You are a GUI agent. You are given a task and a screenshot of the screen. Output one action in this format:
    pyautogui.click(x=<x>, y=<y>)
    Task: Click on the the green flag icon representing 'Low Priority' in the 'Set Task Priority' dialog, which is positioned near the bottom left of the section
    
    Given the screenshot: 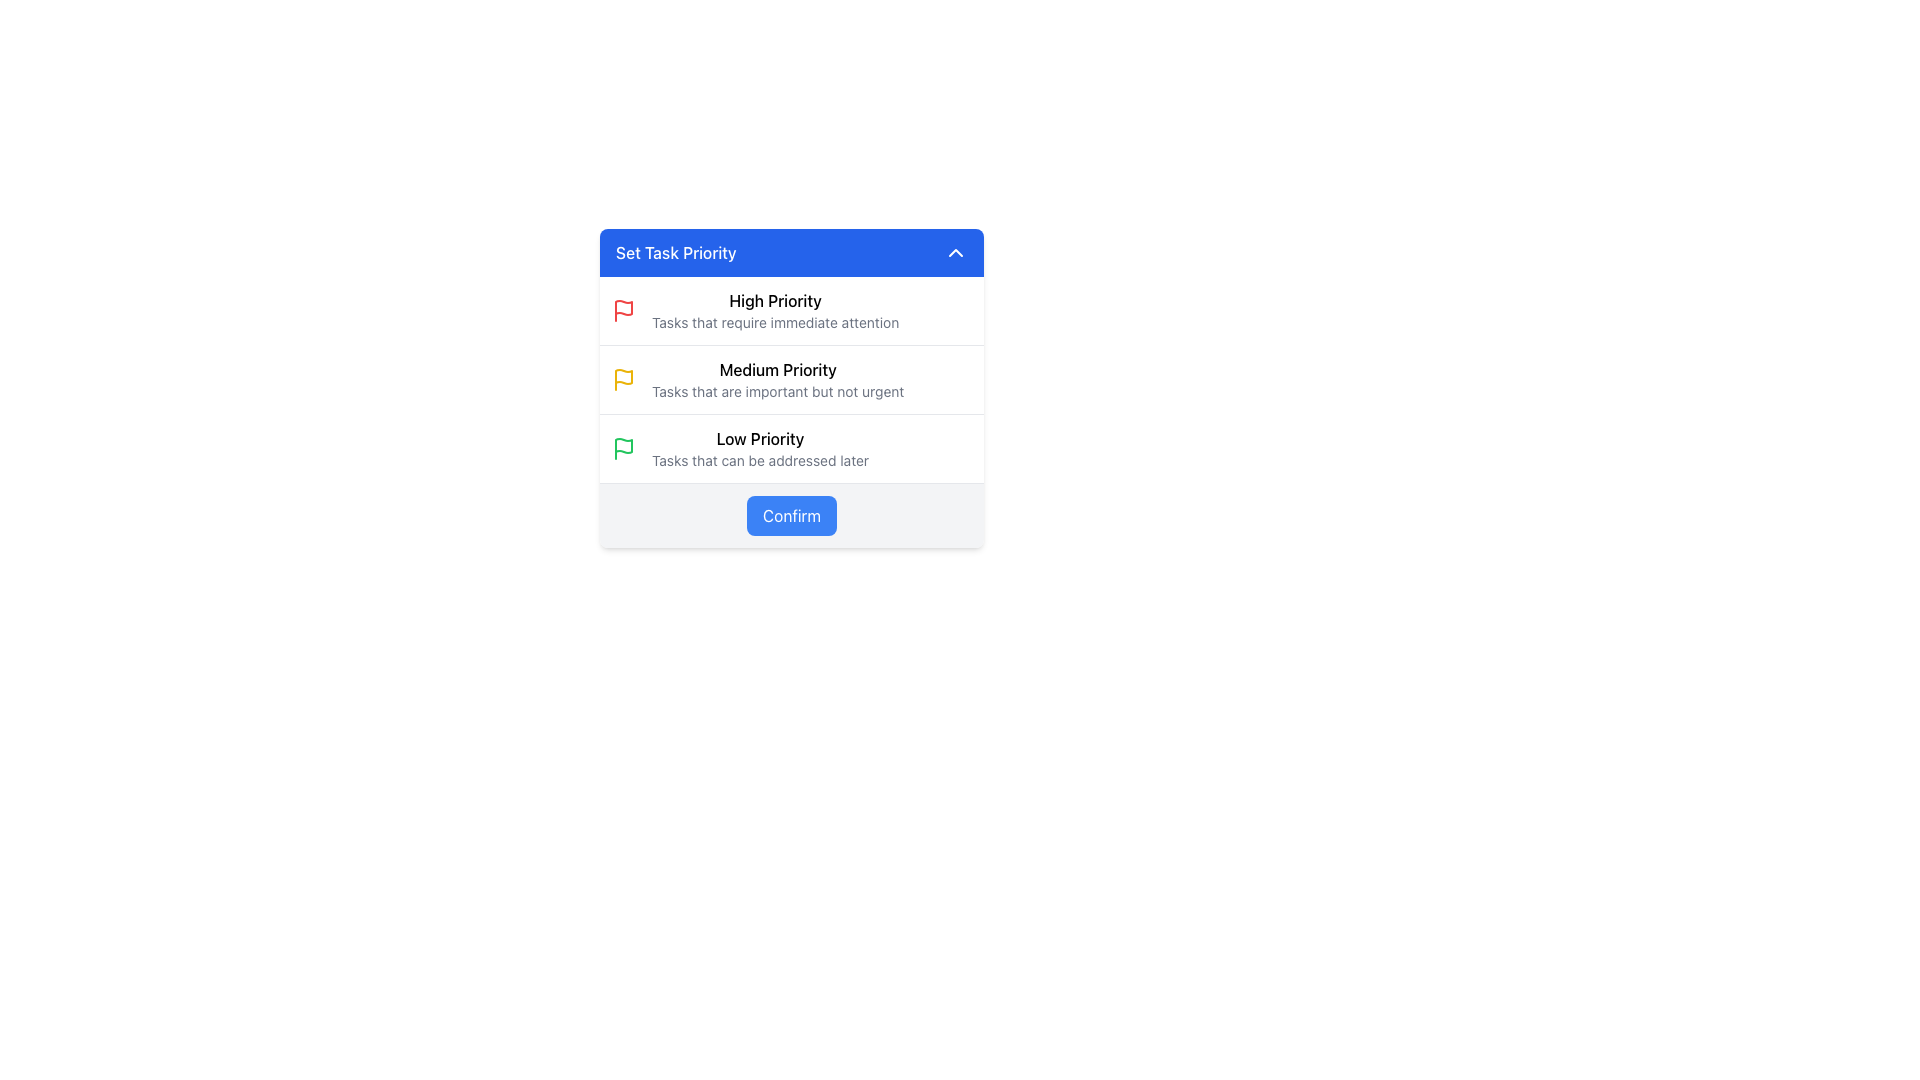 What is the action you would take?
    pyautogui.click(x=623, y=445)
    